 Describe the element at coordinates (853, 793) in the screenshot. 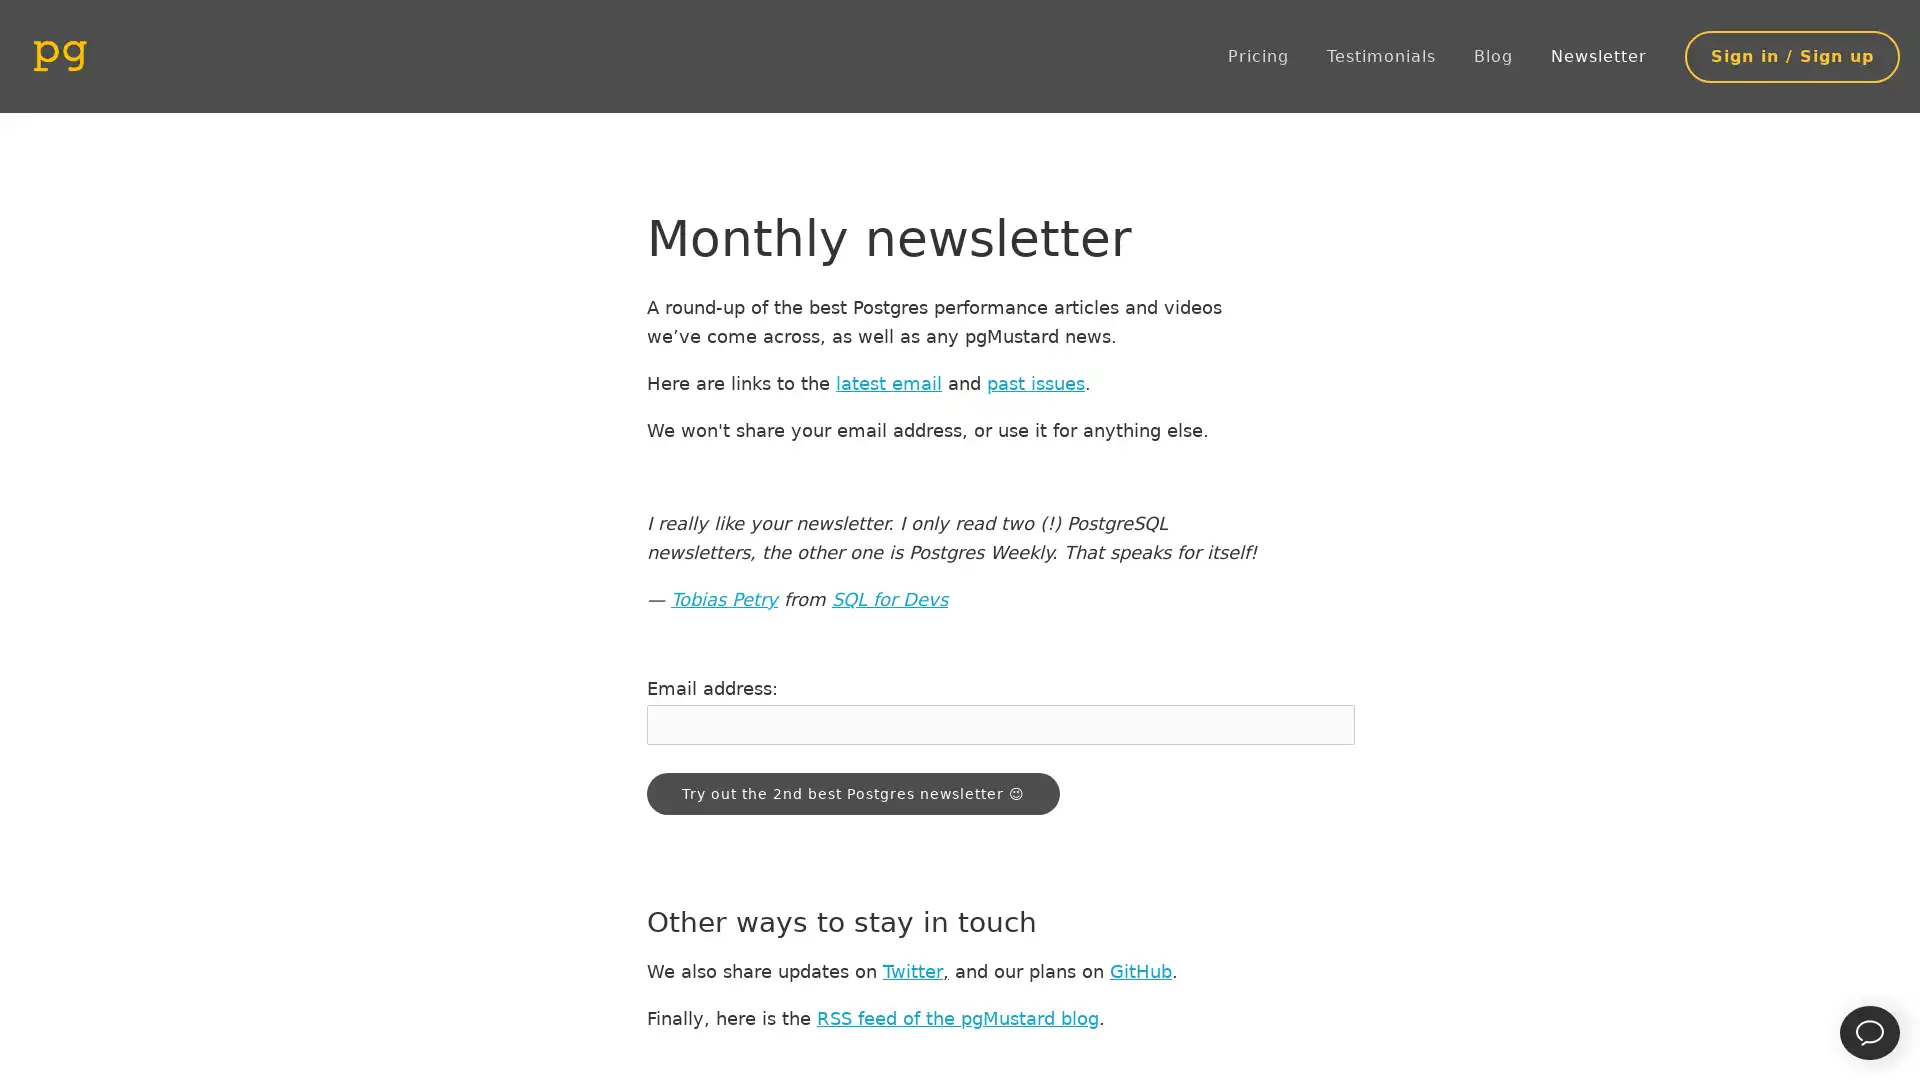

I see `Try out the 2nd best Postgres newsletter` at that location.